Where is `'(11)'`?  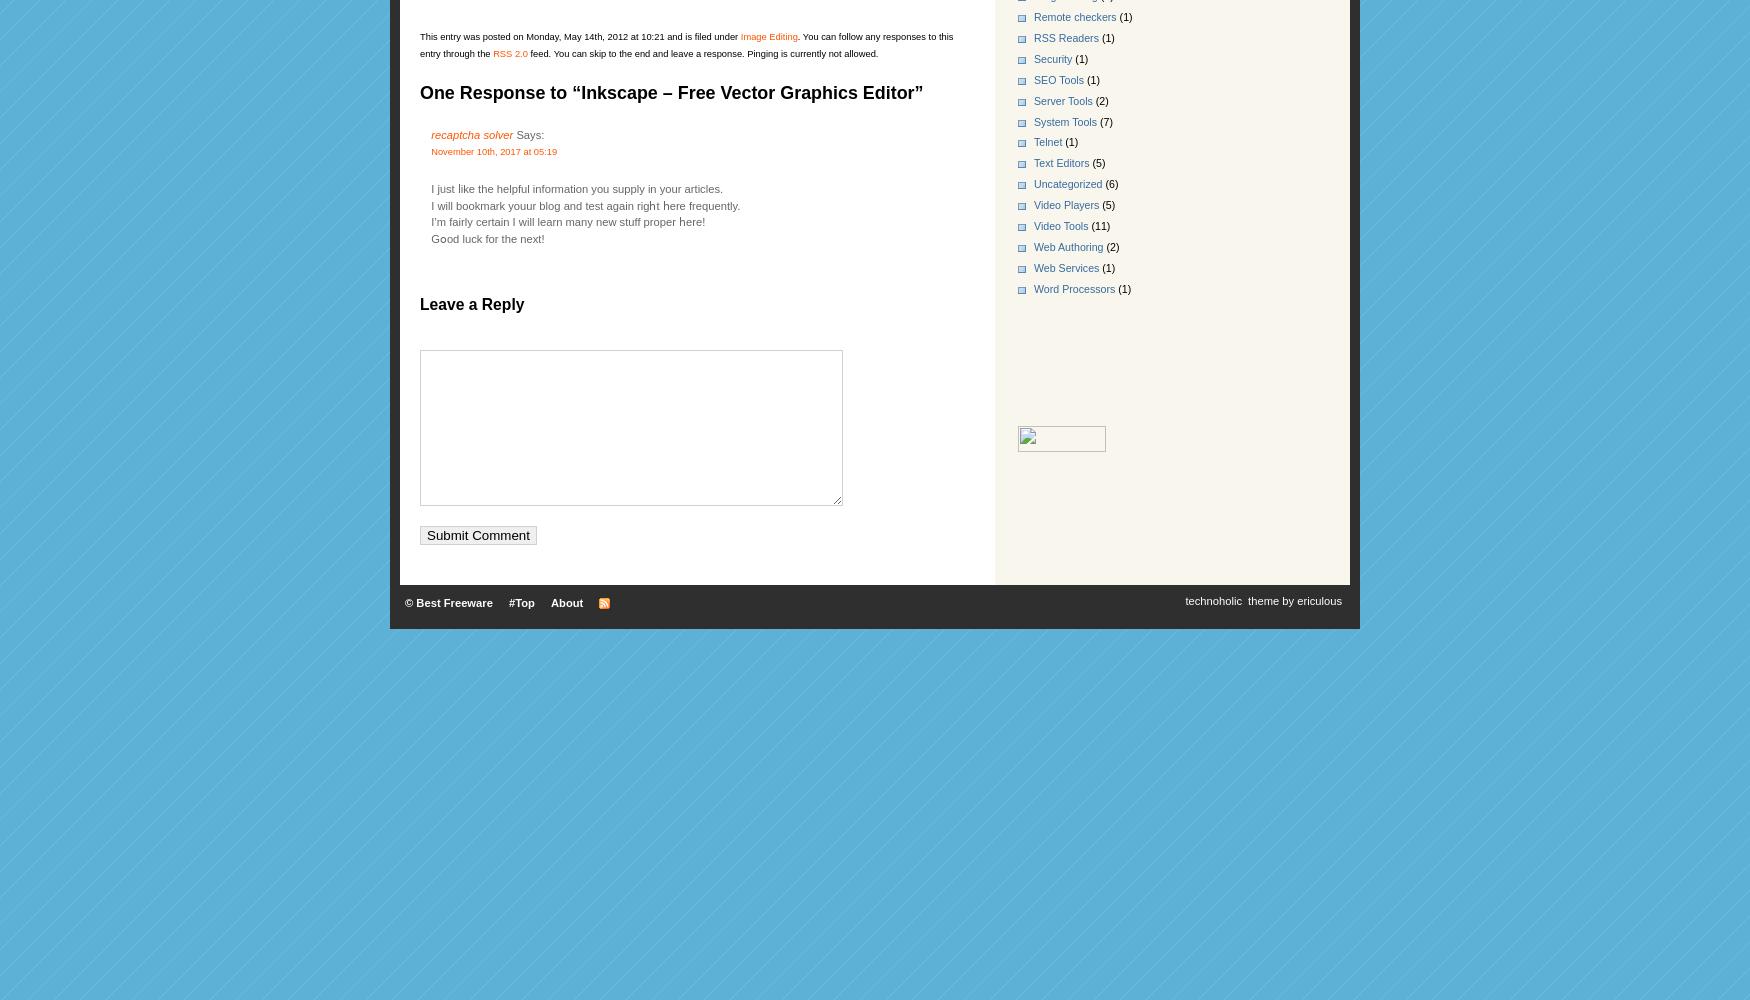 '(11)' is located at coordinates (1099, 225).